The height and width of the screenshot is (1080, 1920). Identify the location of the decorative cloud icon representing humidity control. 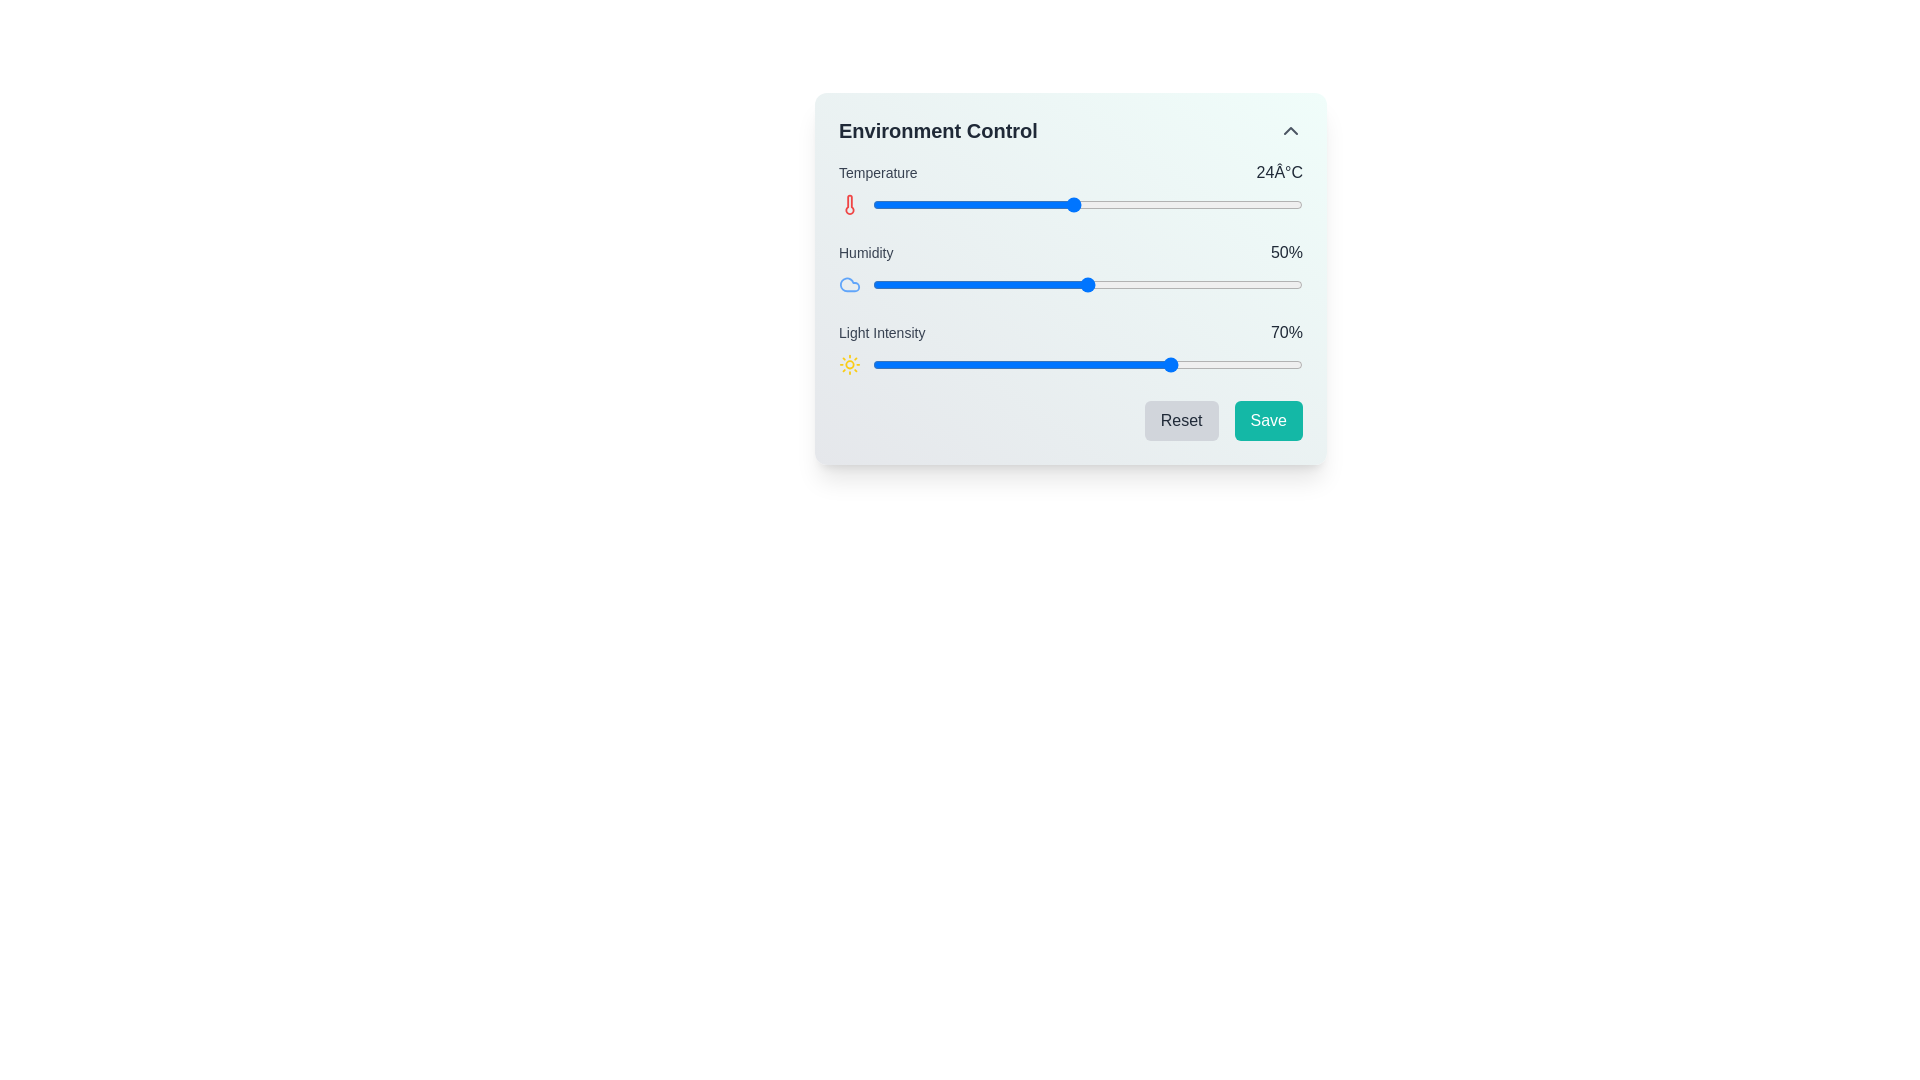
(849, 285).